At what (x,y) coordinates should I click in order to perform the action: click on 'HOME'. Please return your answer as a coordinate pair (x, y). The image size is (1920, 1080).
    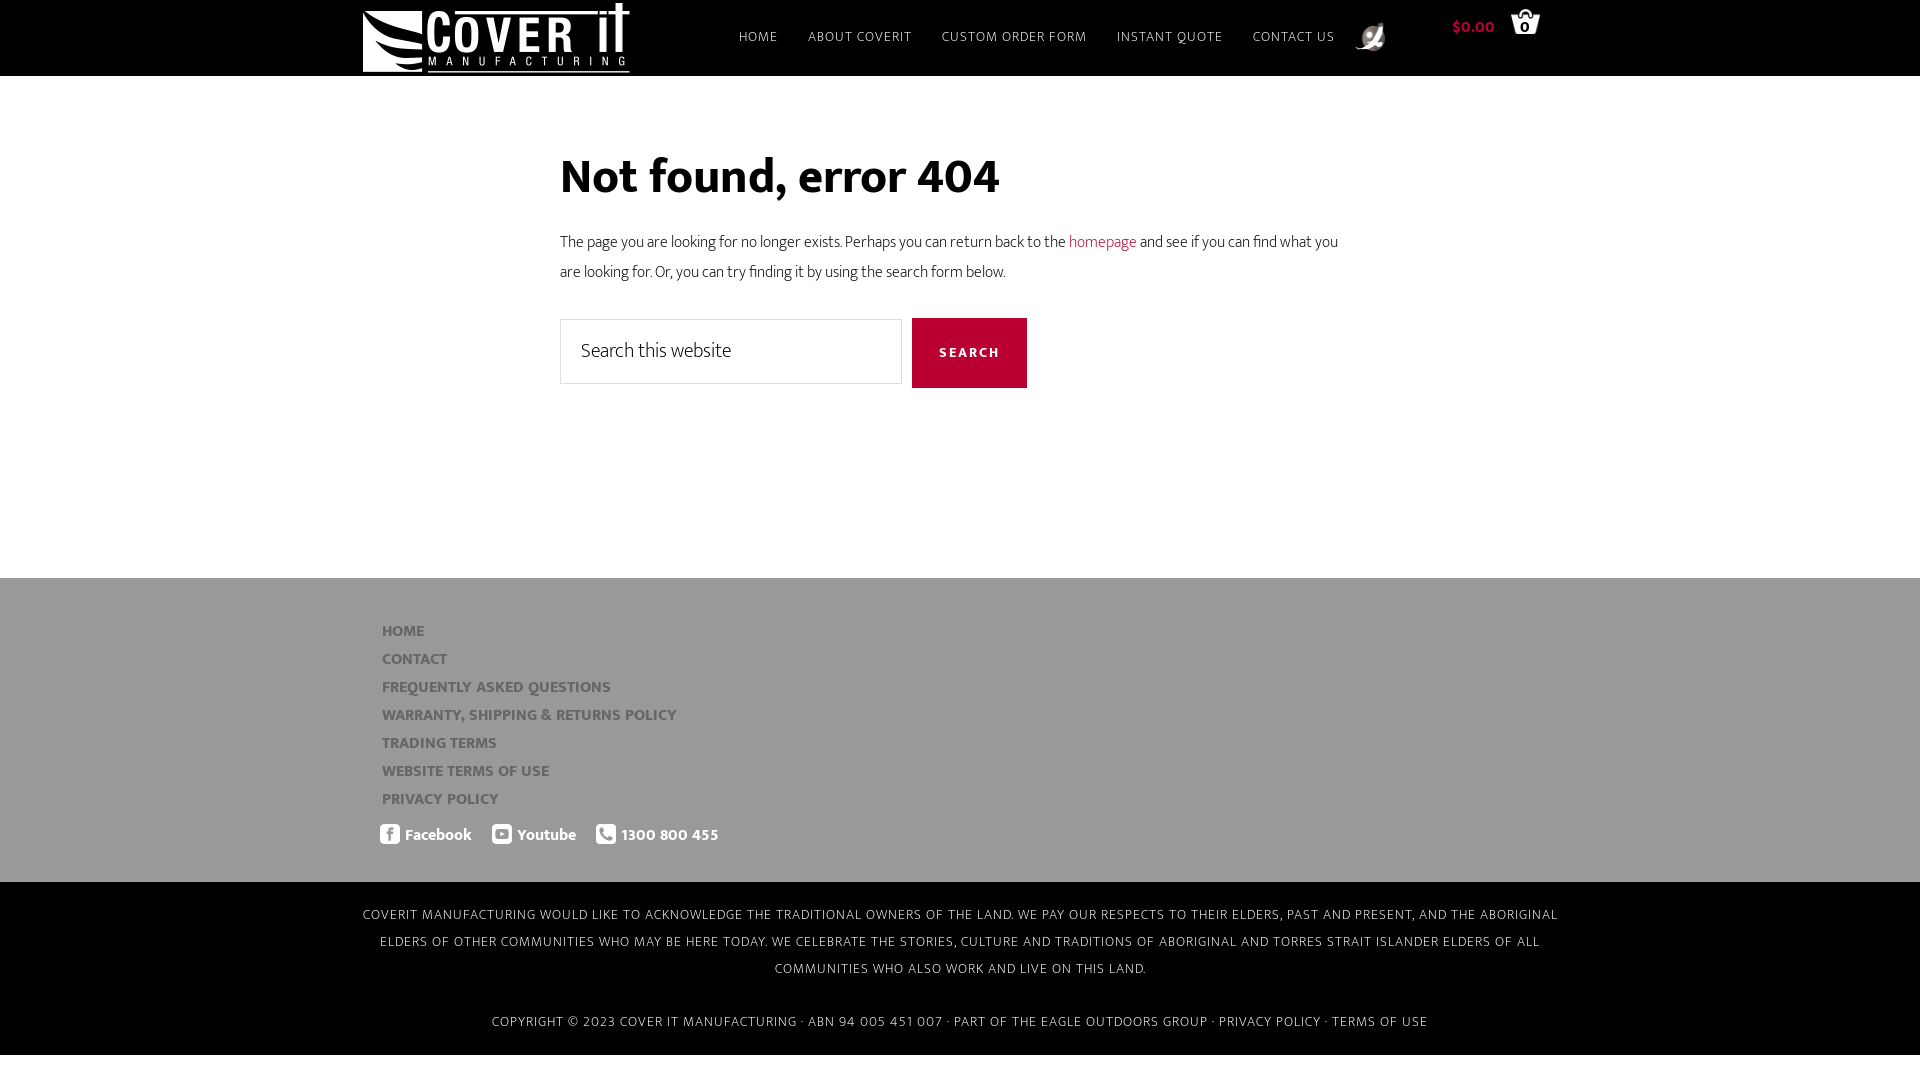
    Looking at the image, I should click on (757, 38).